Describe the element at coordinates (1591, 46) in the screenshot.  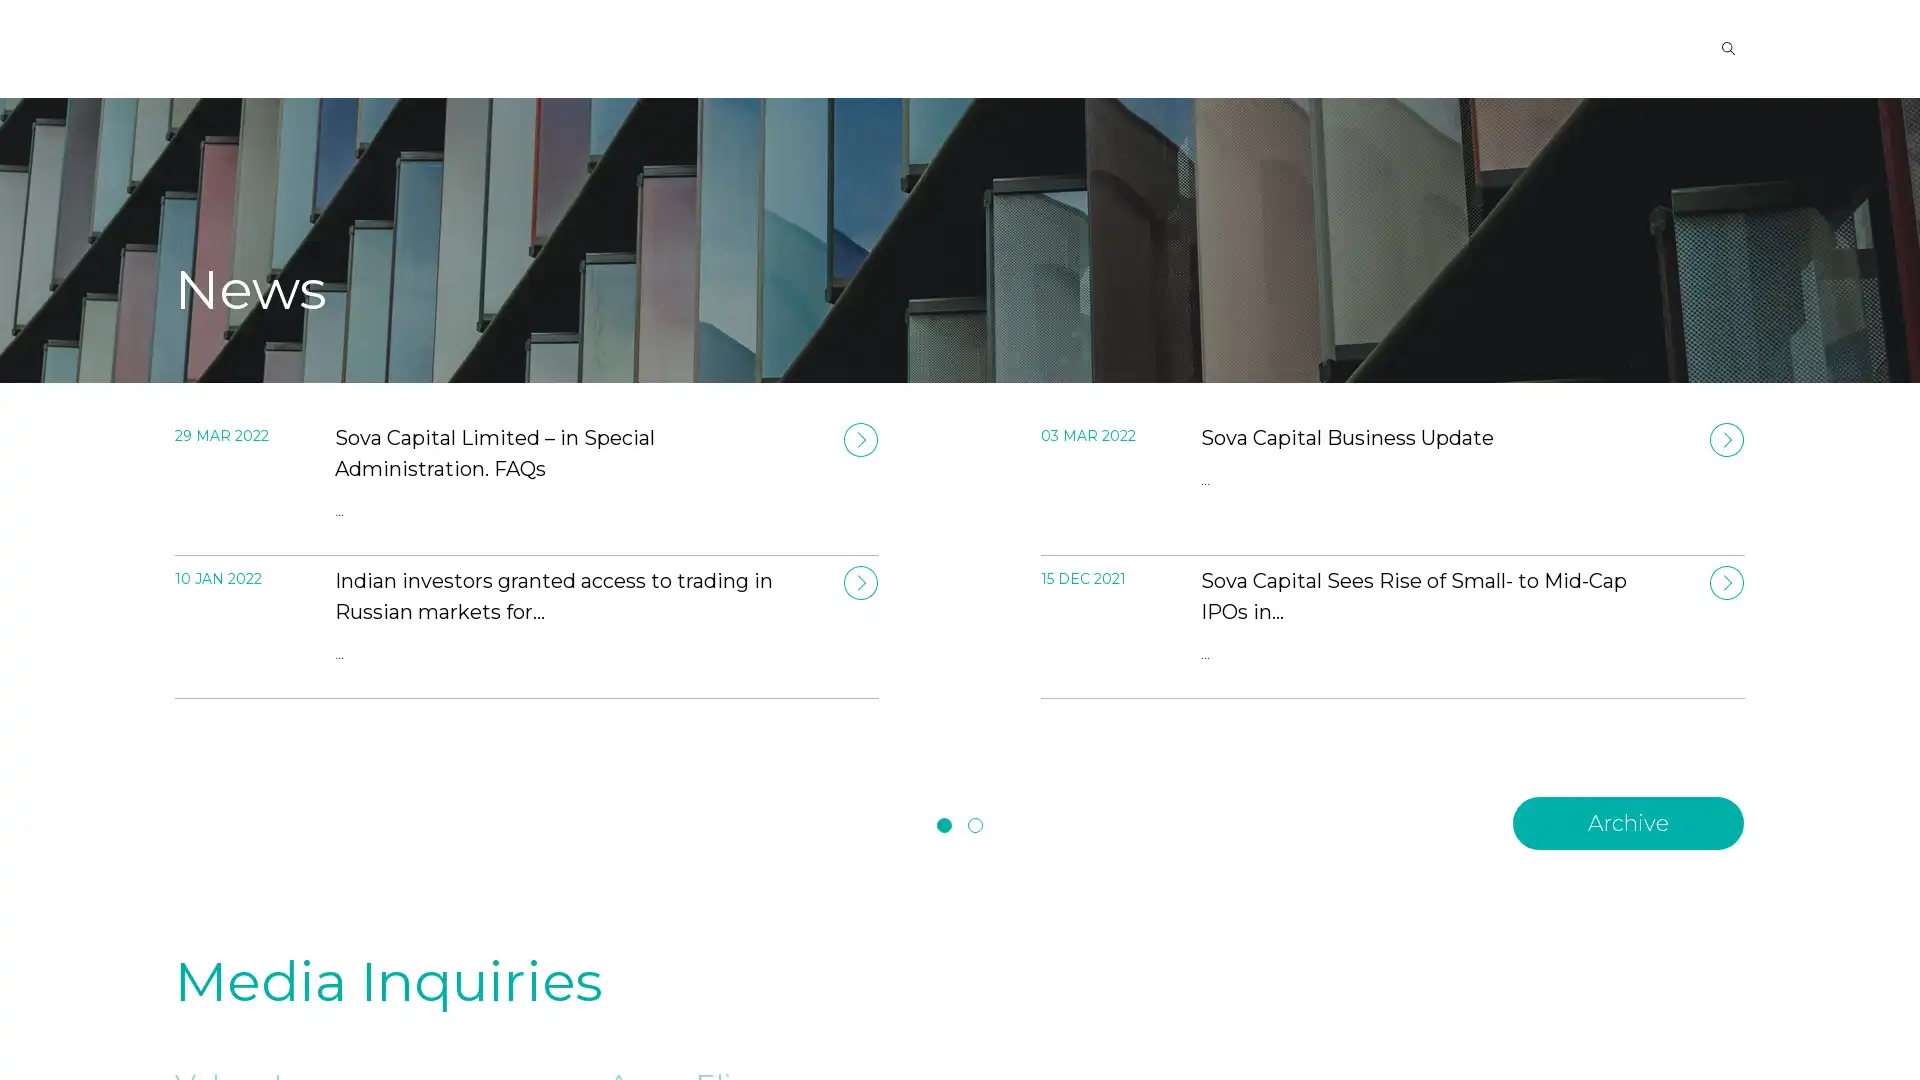
I see `Login` at that location.